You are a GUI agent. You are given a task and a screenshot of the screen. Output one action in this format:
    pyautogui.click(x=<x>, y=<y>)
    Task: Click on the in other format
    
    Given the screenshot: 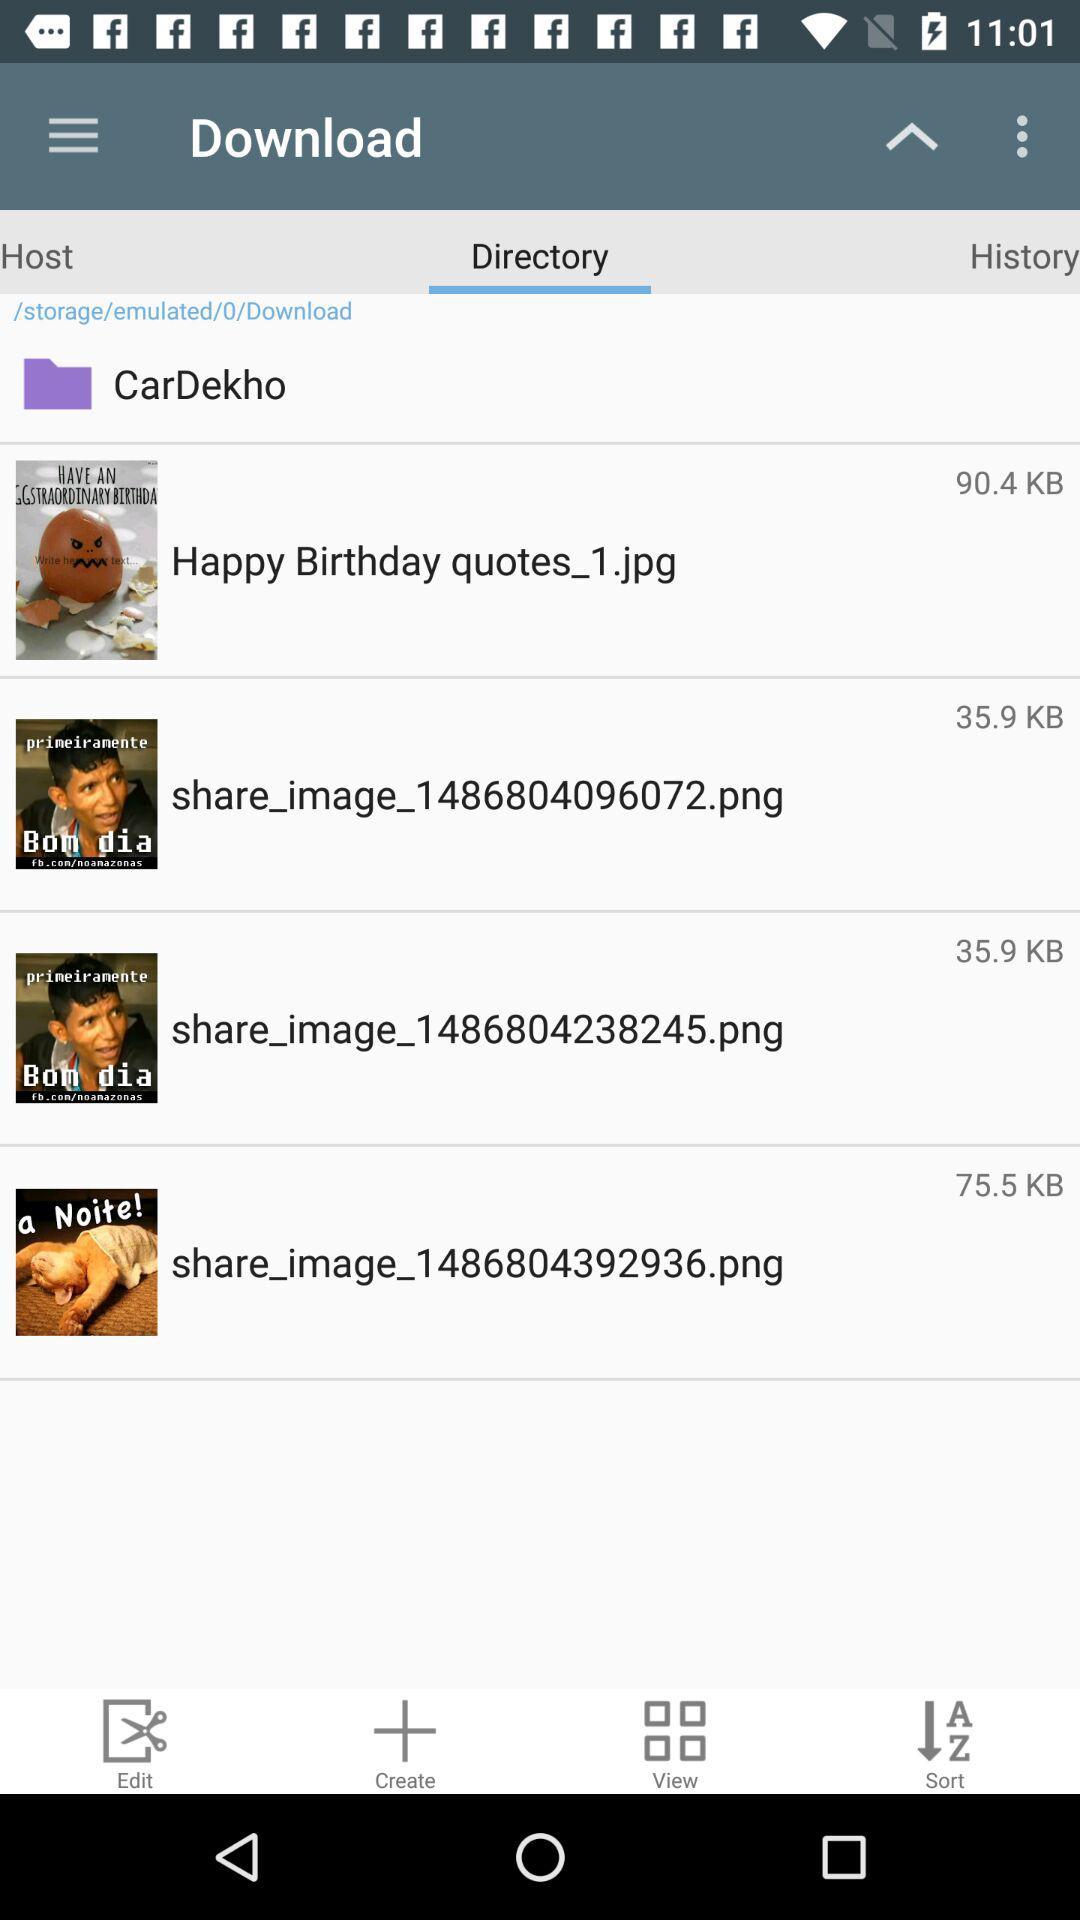 What is the action you would take?
    pyautogui.click(x=675, y=1740)
    